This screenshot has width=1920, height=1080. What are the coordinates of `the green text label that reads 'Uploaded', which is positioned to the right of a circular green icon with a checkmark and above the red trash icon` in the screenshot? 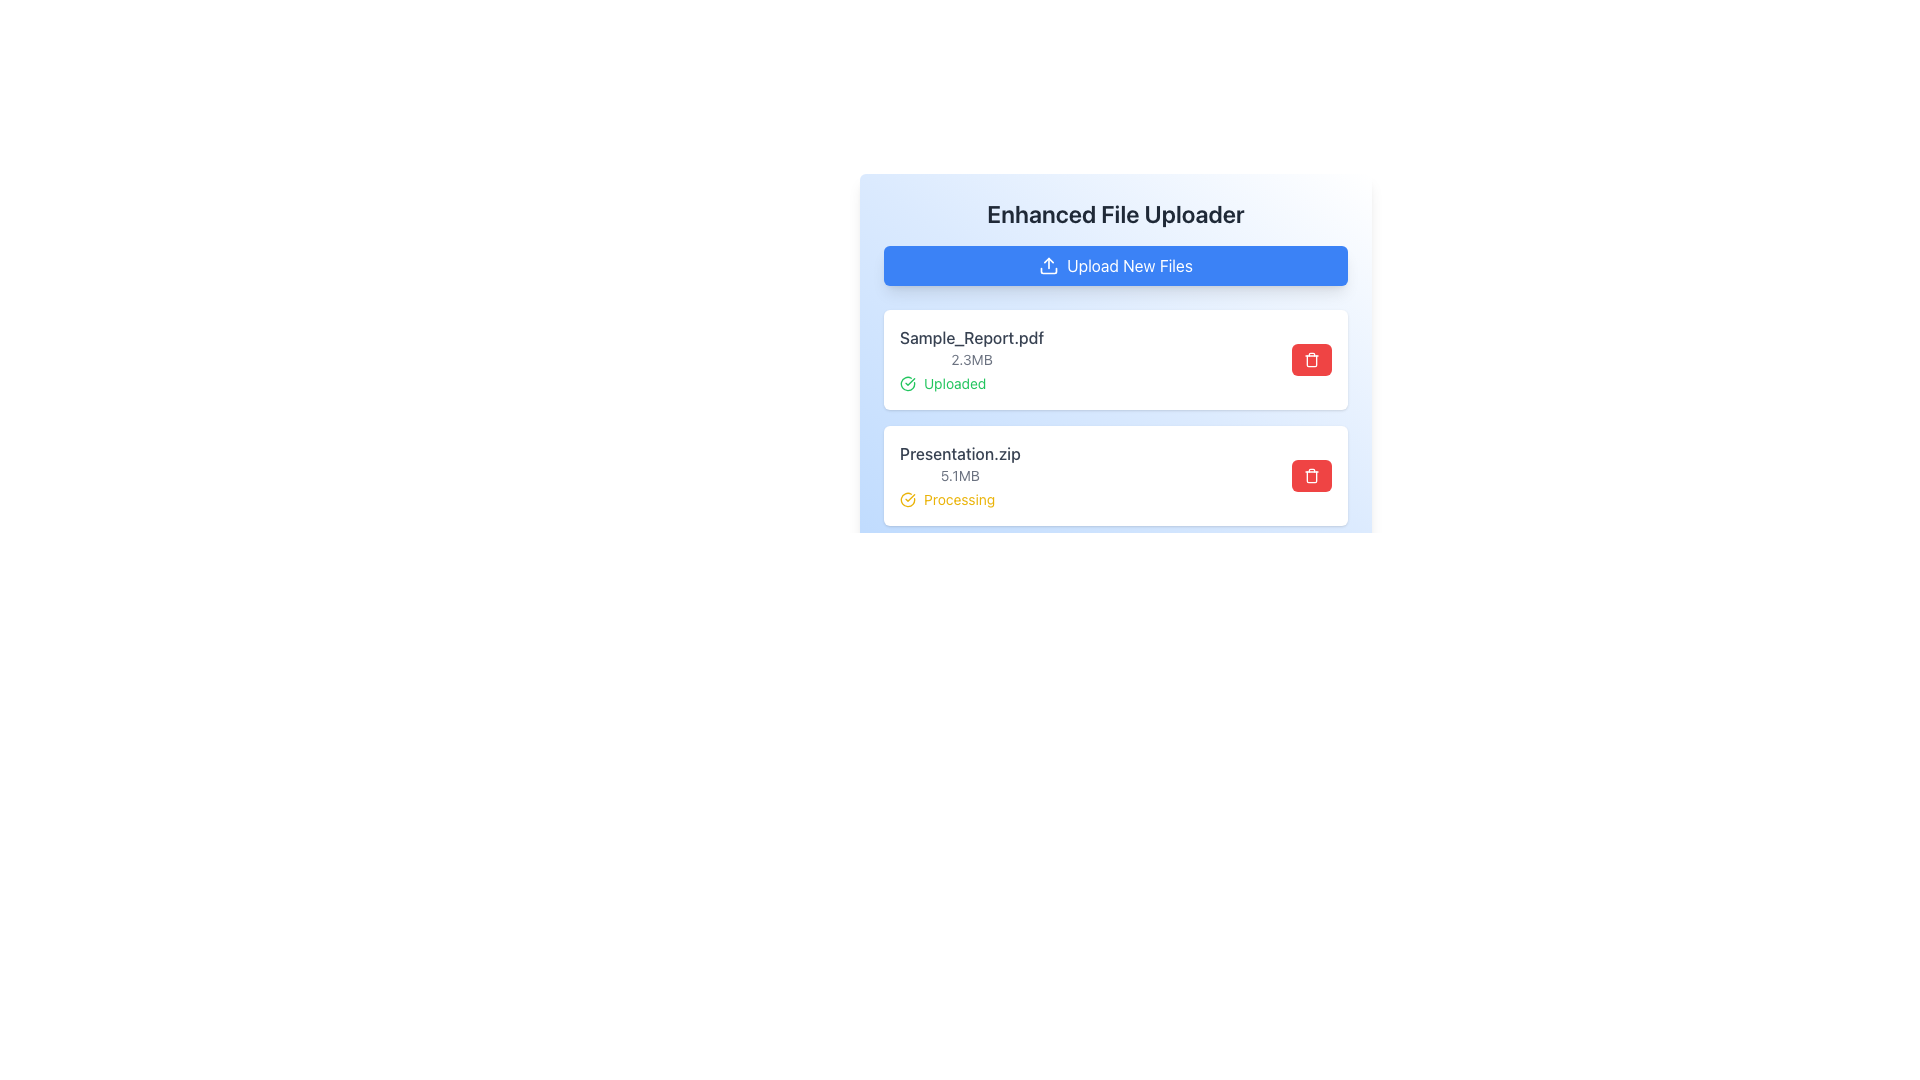 It's located at (954, 384).